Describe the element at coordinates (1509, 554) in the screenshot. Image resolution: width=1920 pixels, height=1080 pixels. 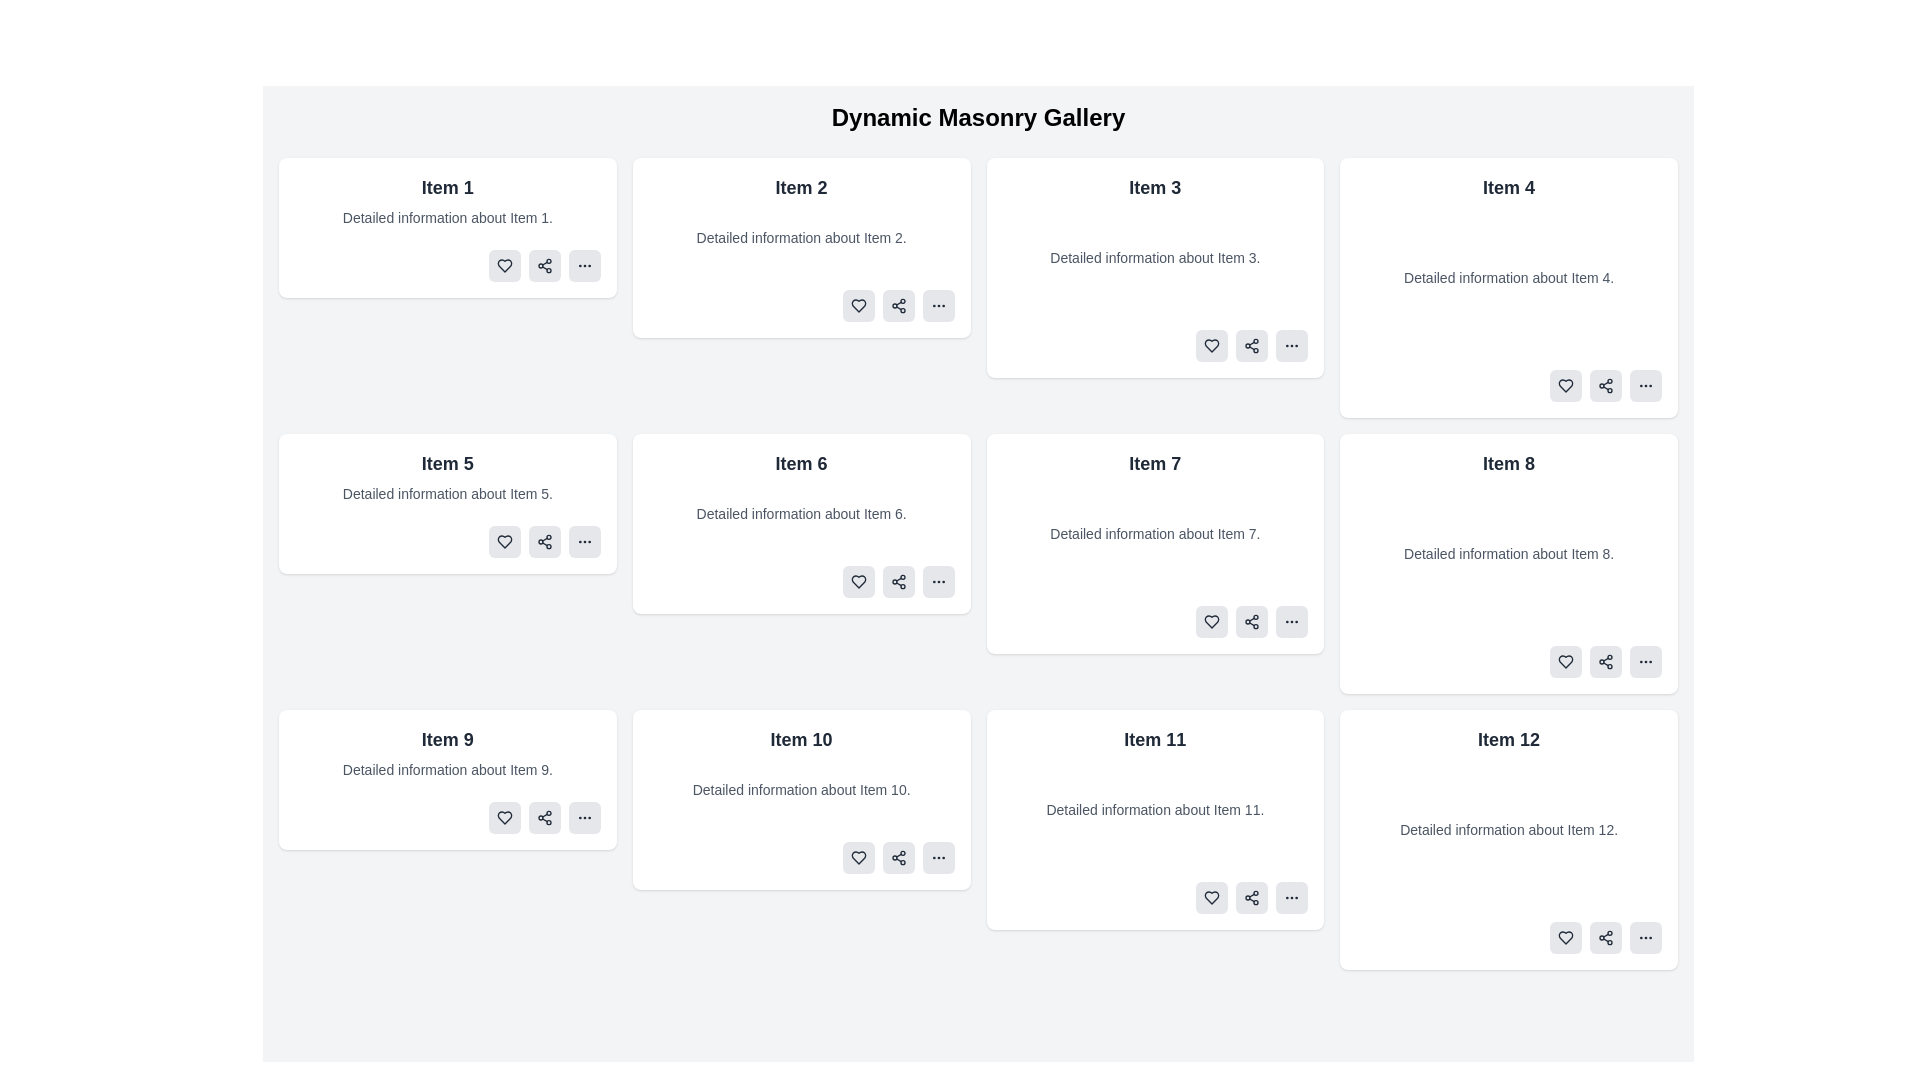
I see `the static text label that contains the text 'Detailed information about Item 8.', which is styled in a smaller muted gray font and located below the title 'Item 8'` at that location.